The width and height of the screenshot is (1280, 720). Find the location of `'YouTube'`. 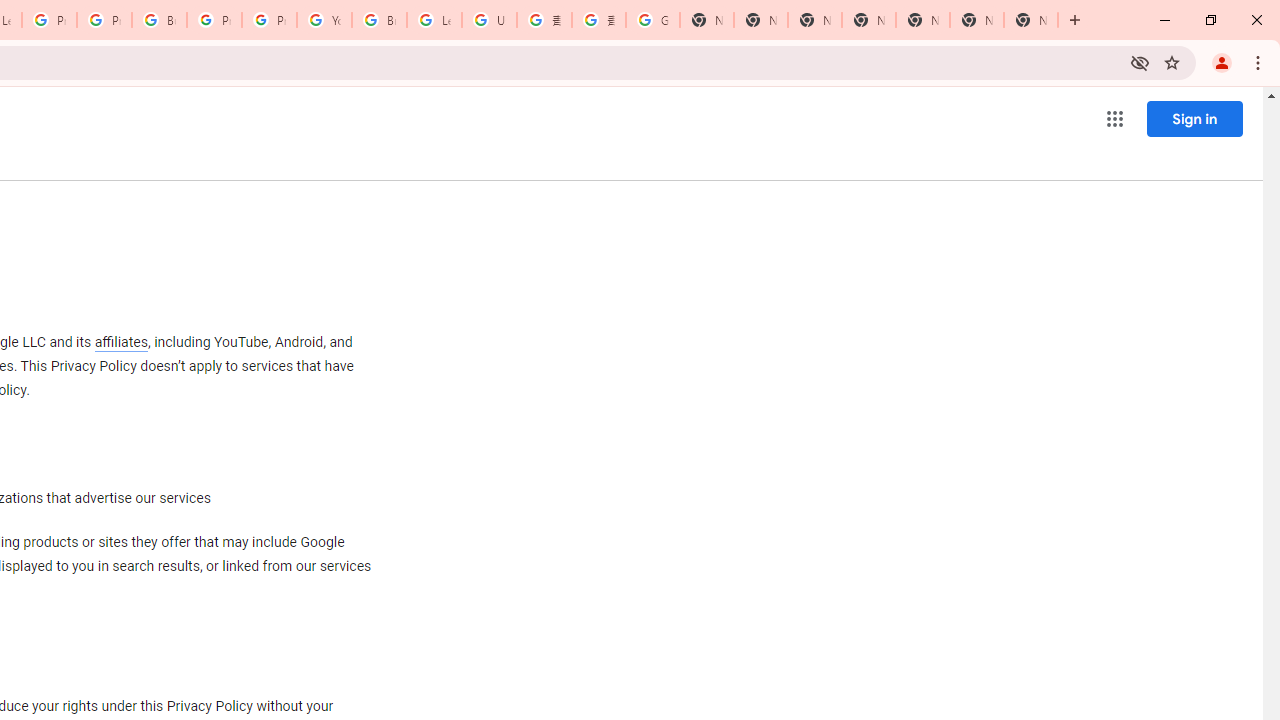

'YouTube' is located at coordinates (324, 20).